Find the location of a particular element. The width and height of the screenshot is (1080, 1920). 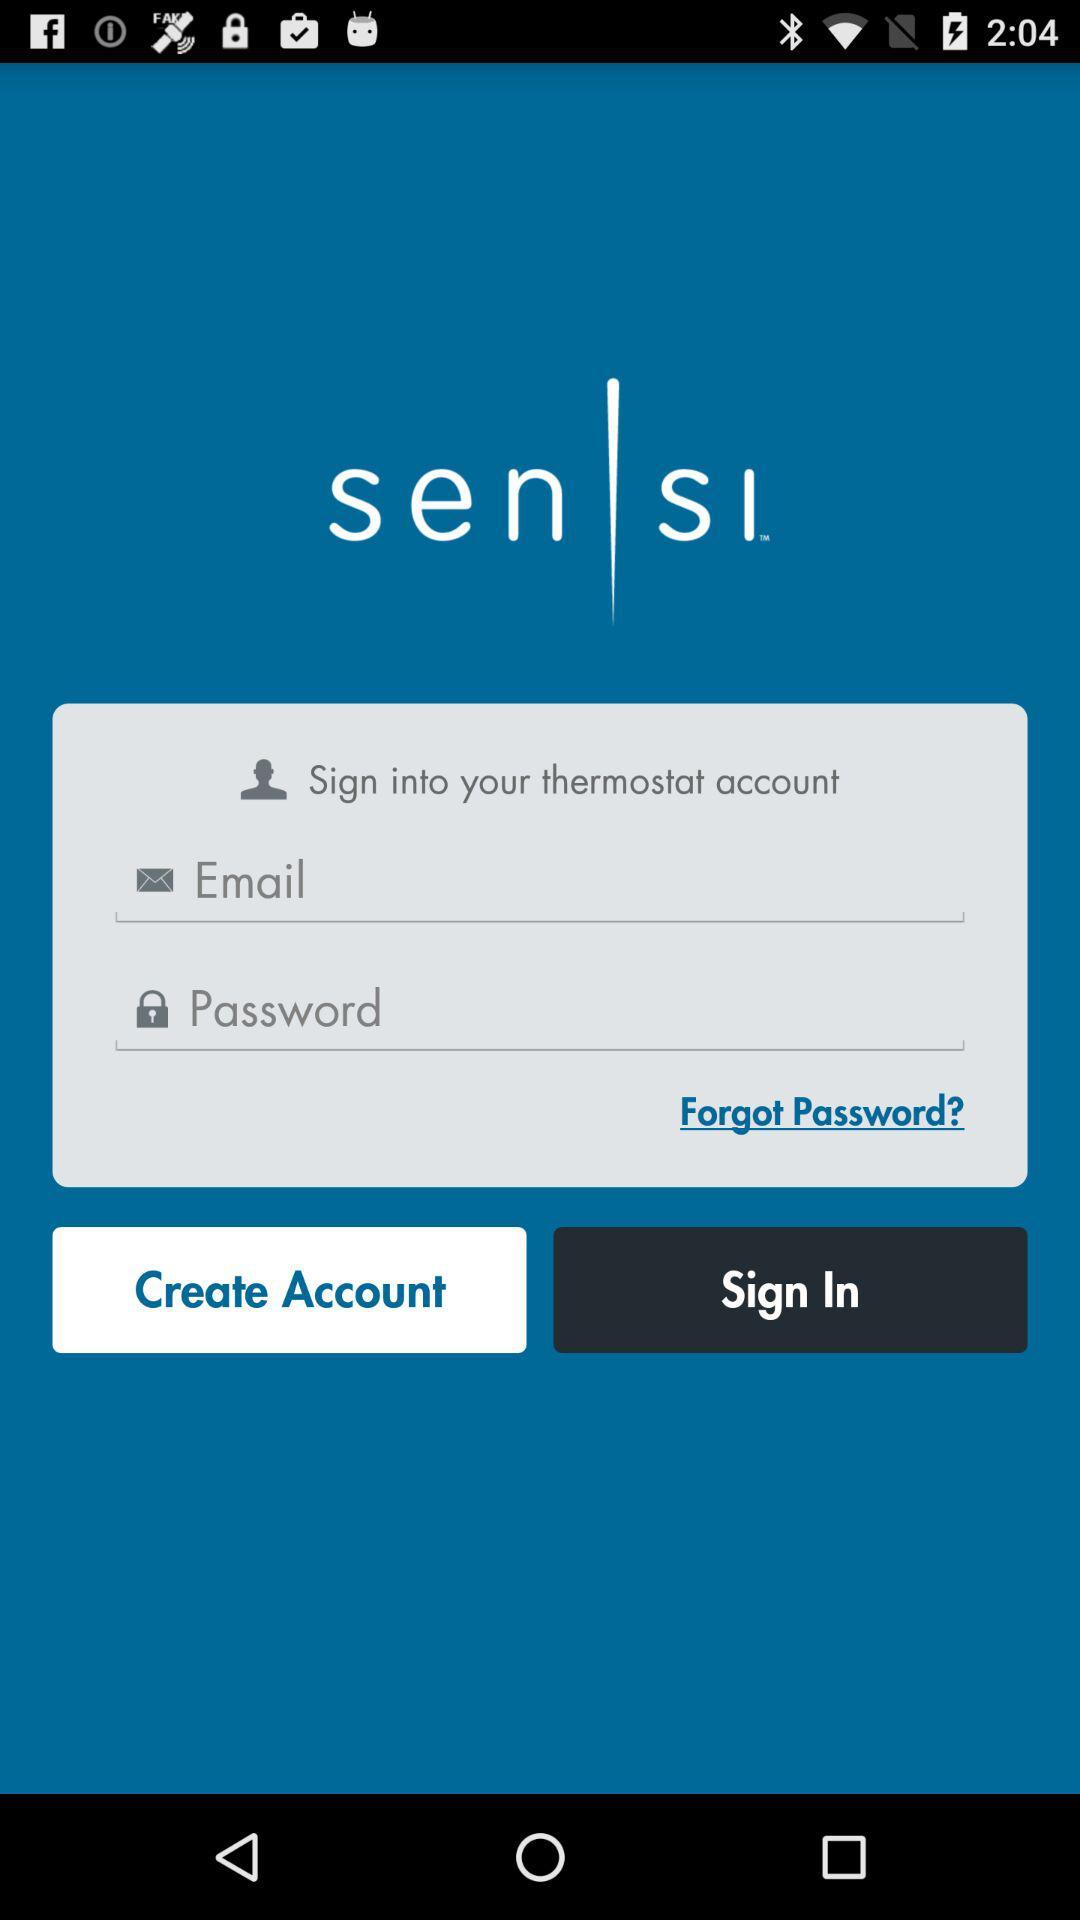

sign in button is located at coordinates (789, 1290).